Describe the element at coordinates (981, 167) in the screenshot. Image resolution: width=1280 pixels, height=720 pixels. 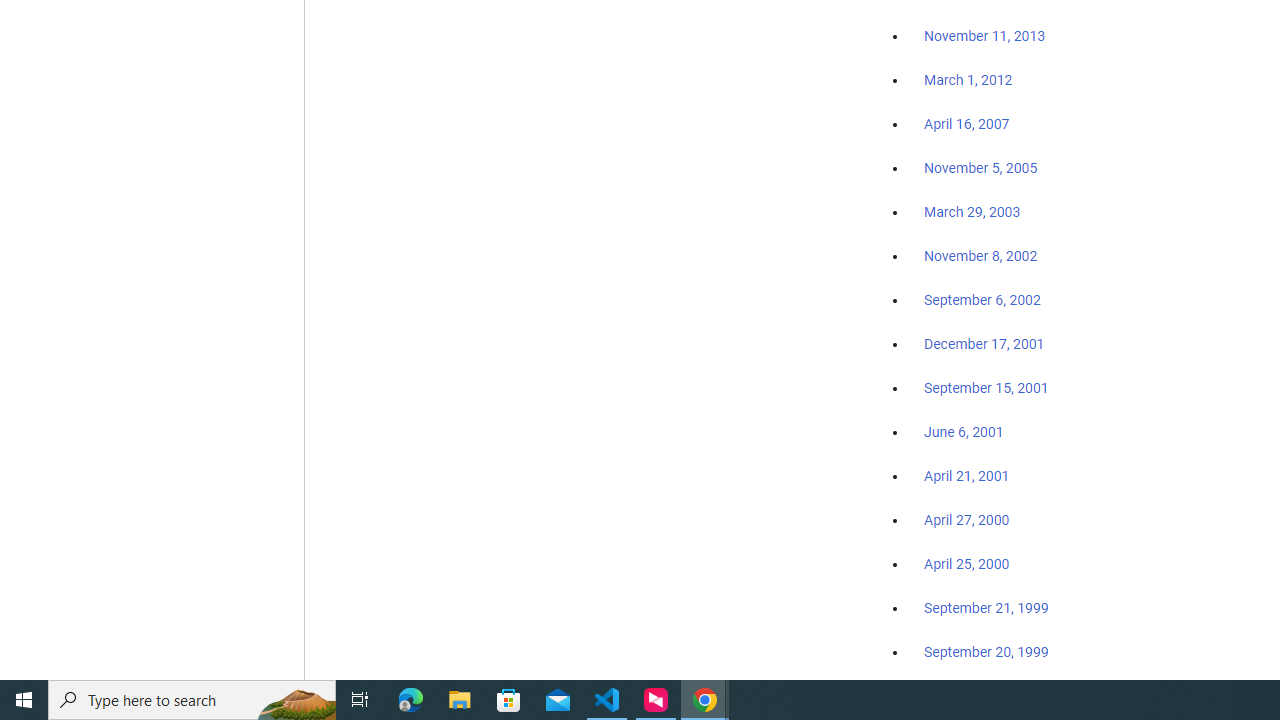
I see `'November 5, 2005'` at that location.